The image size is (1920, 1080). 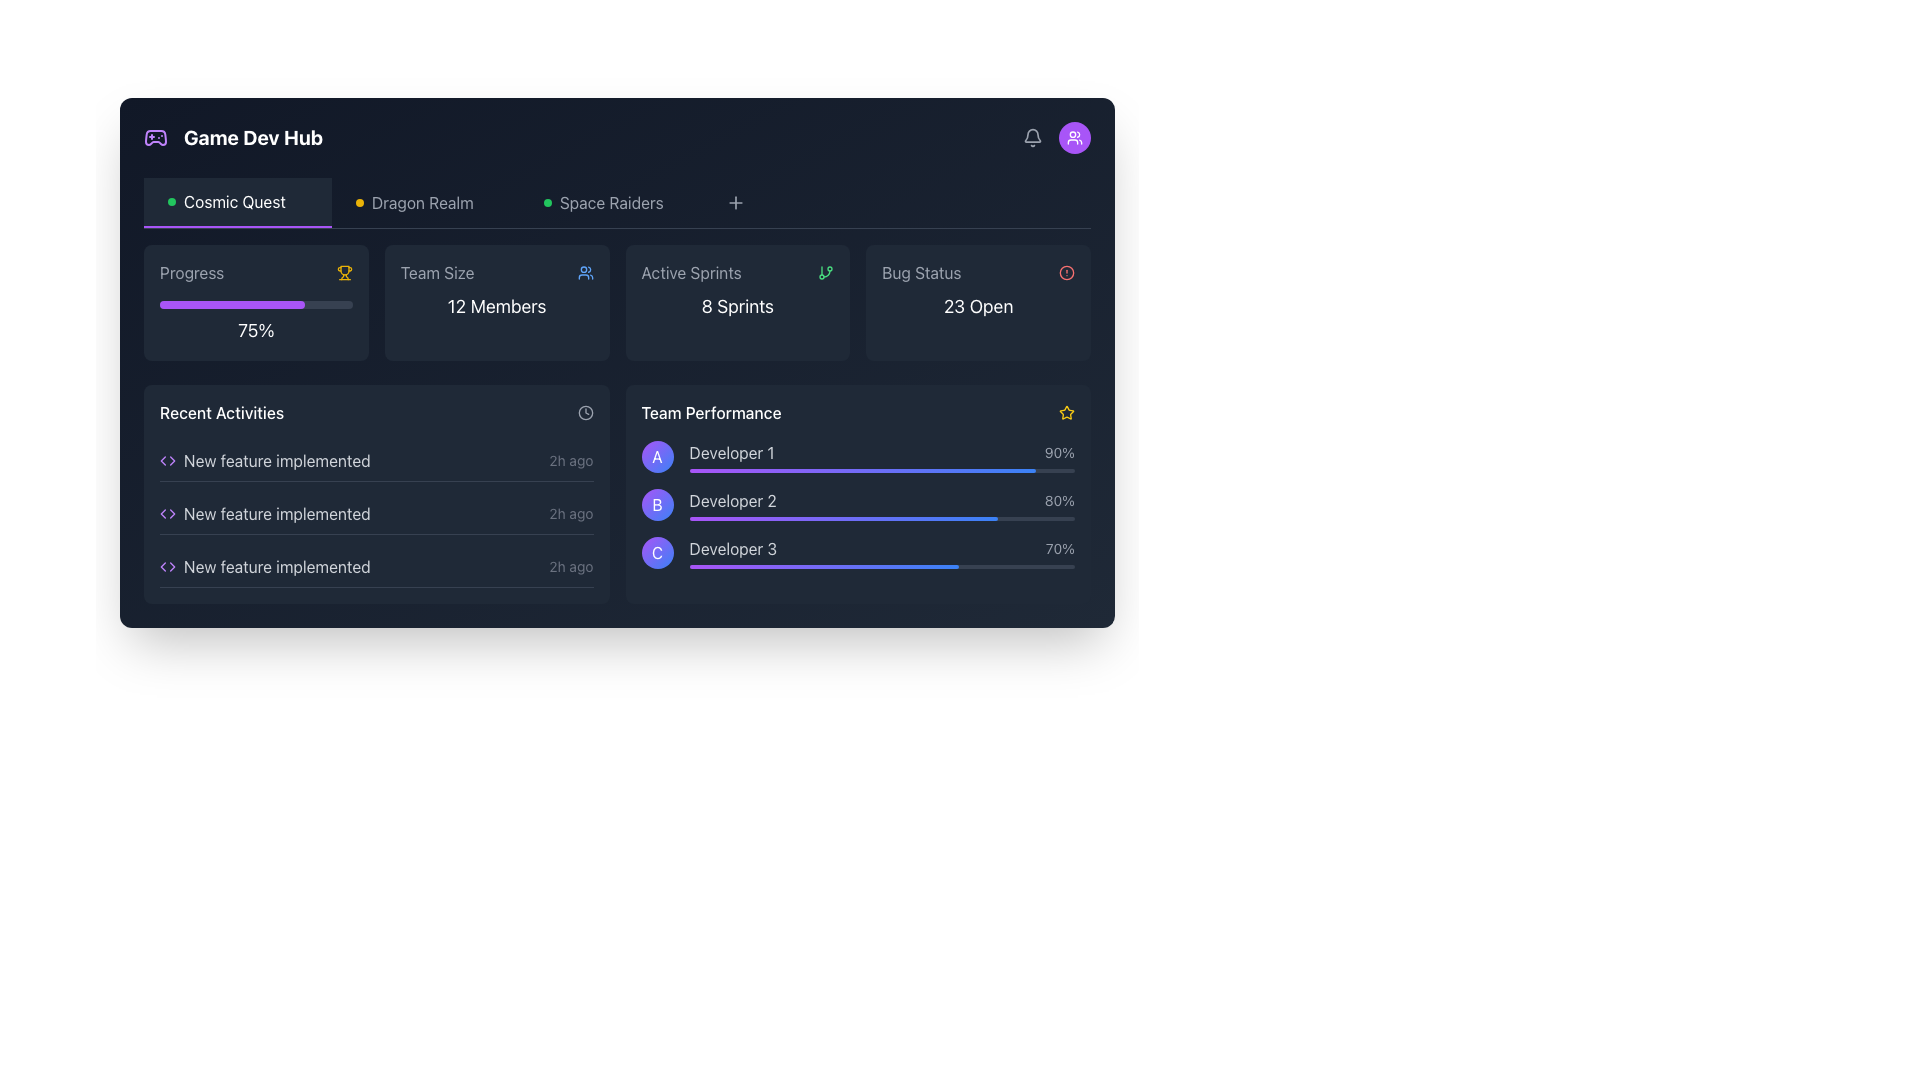 I want to click on the Navigation menu, so click(x=616, y=203).